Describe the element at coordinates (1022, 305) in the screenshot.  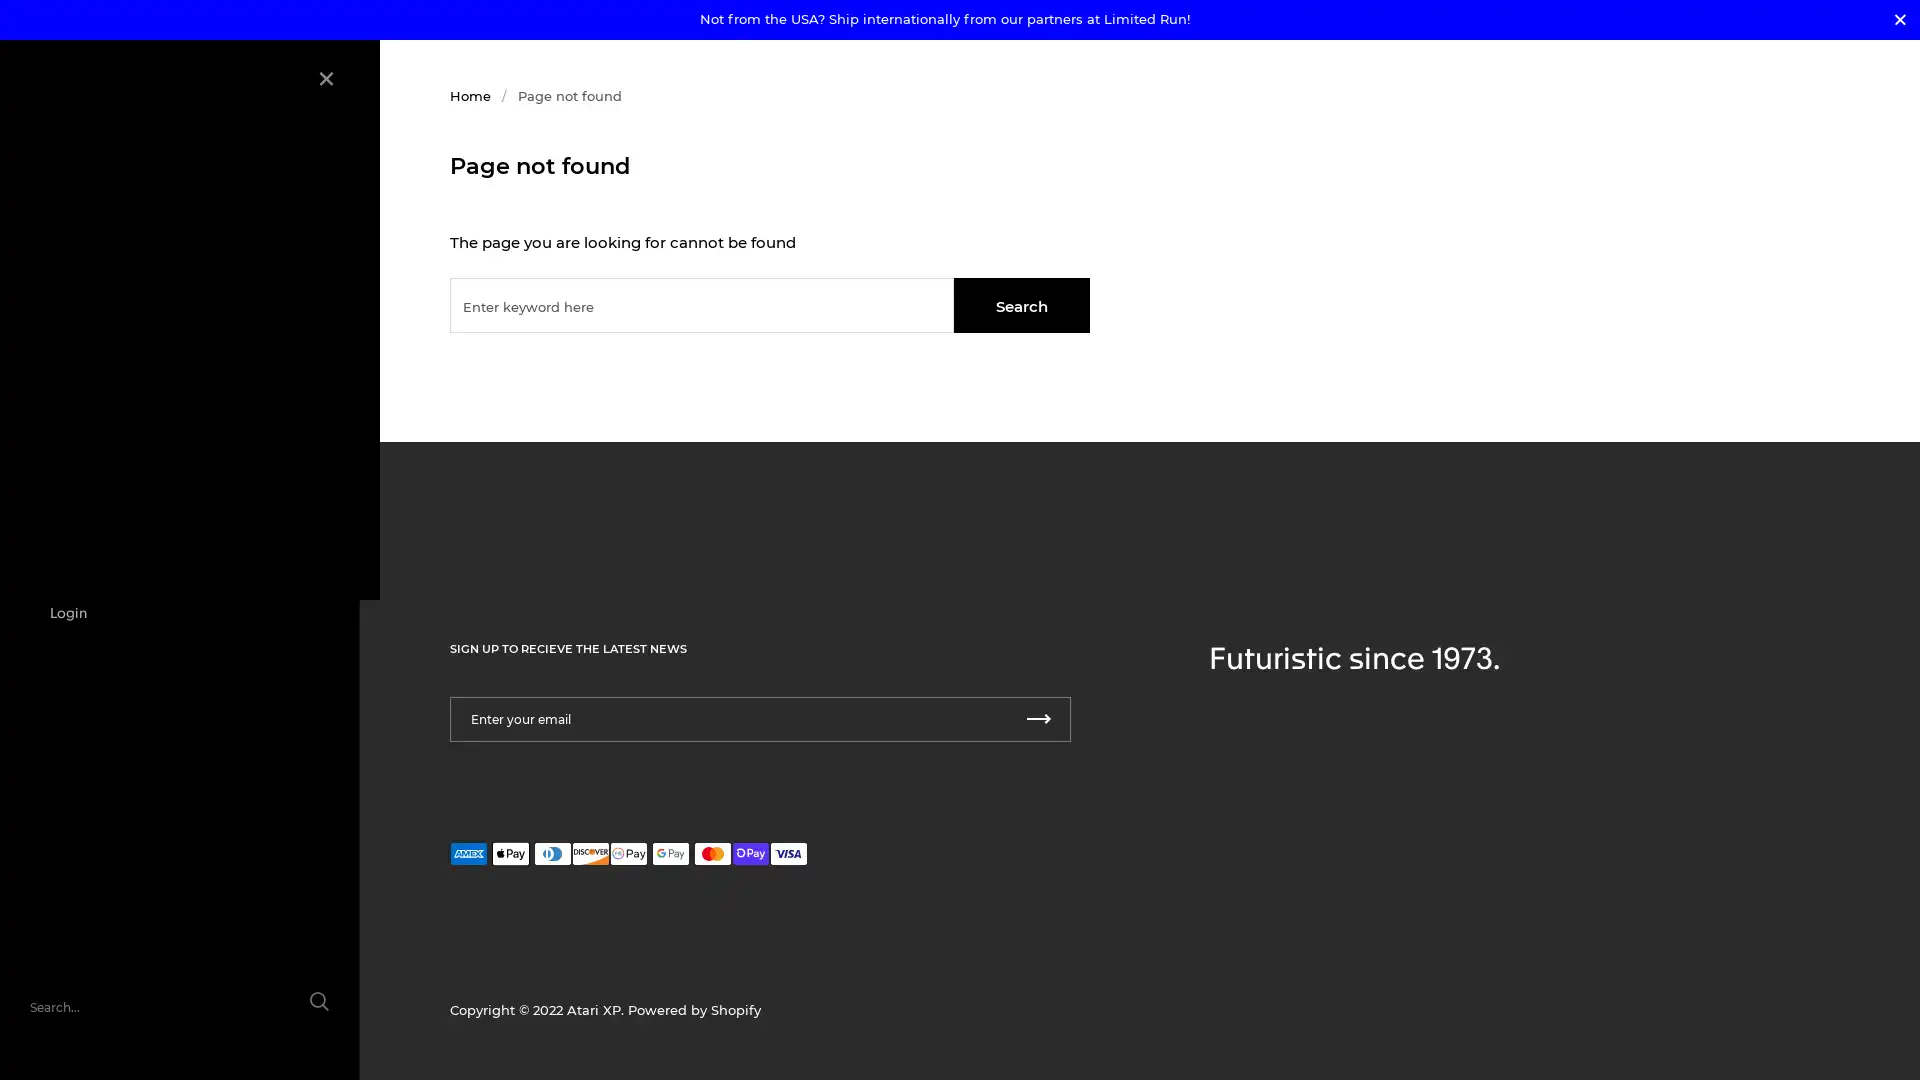
I see `Search` at that location.